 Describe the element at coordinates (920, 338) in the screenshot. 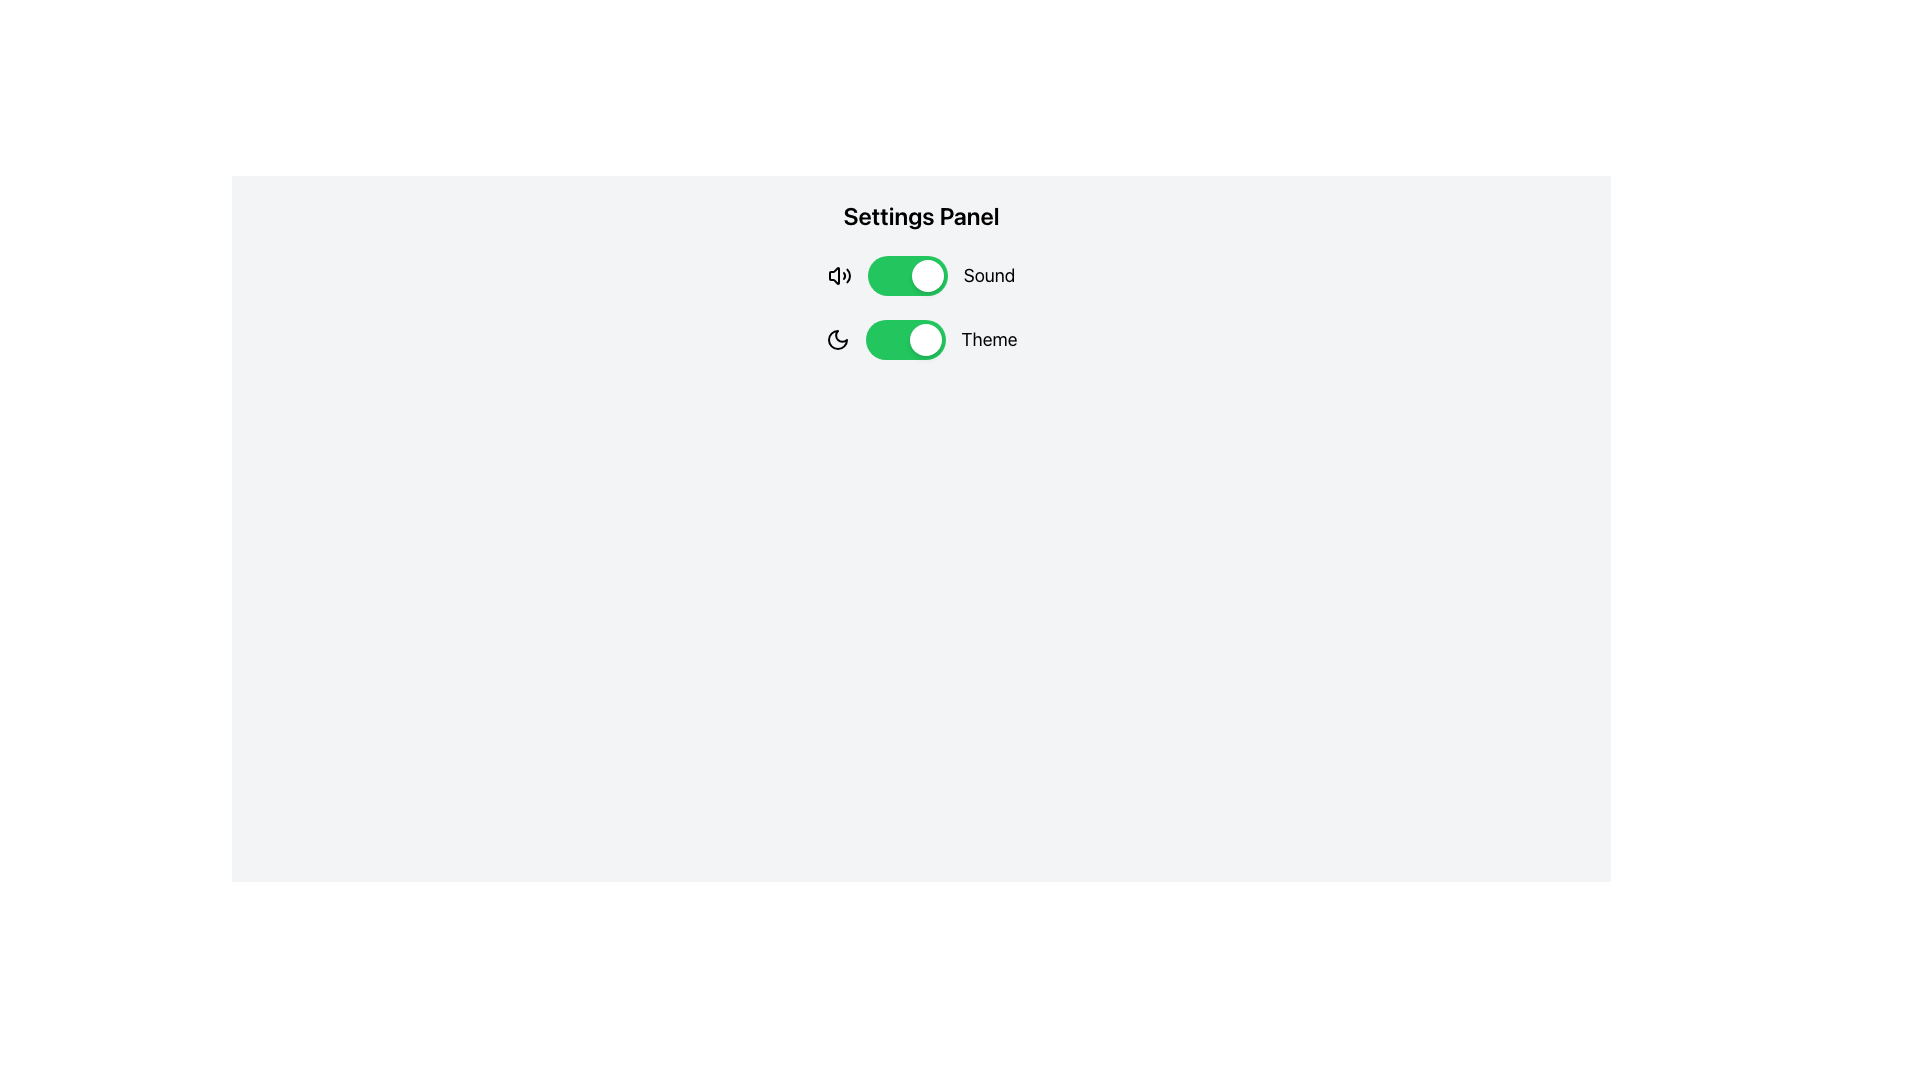

I see `the toggle switch labeled 'Theme' with a crescent moon icon to switch its state on or off` at that location.